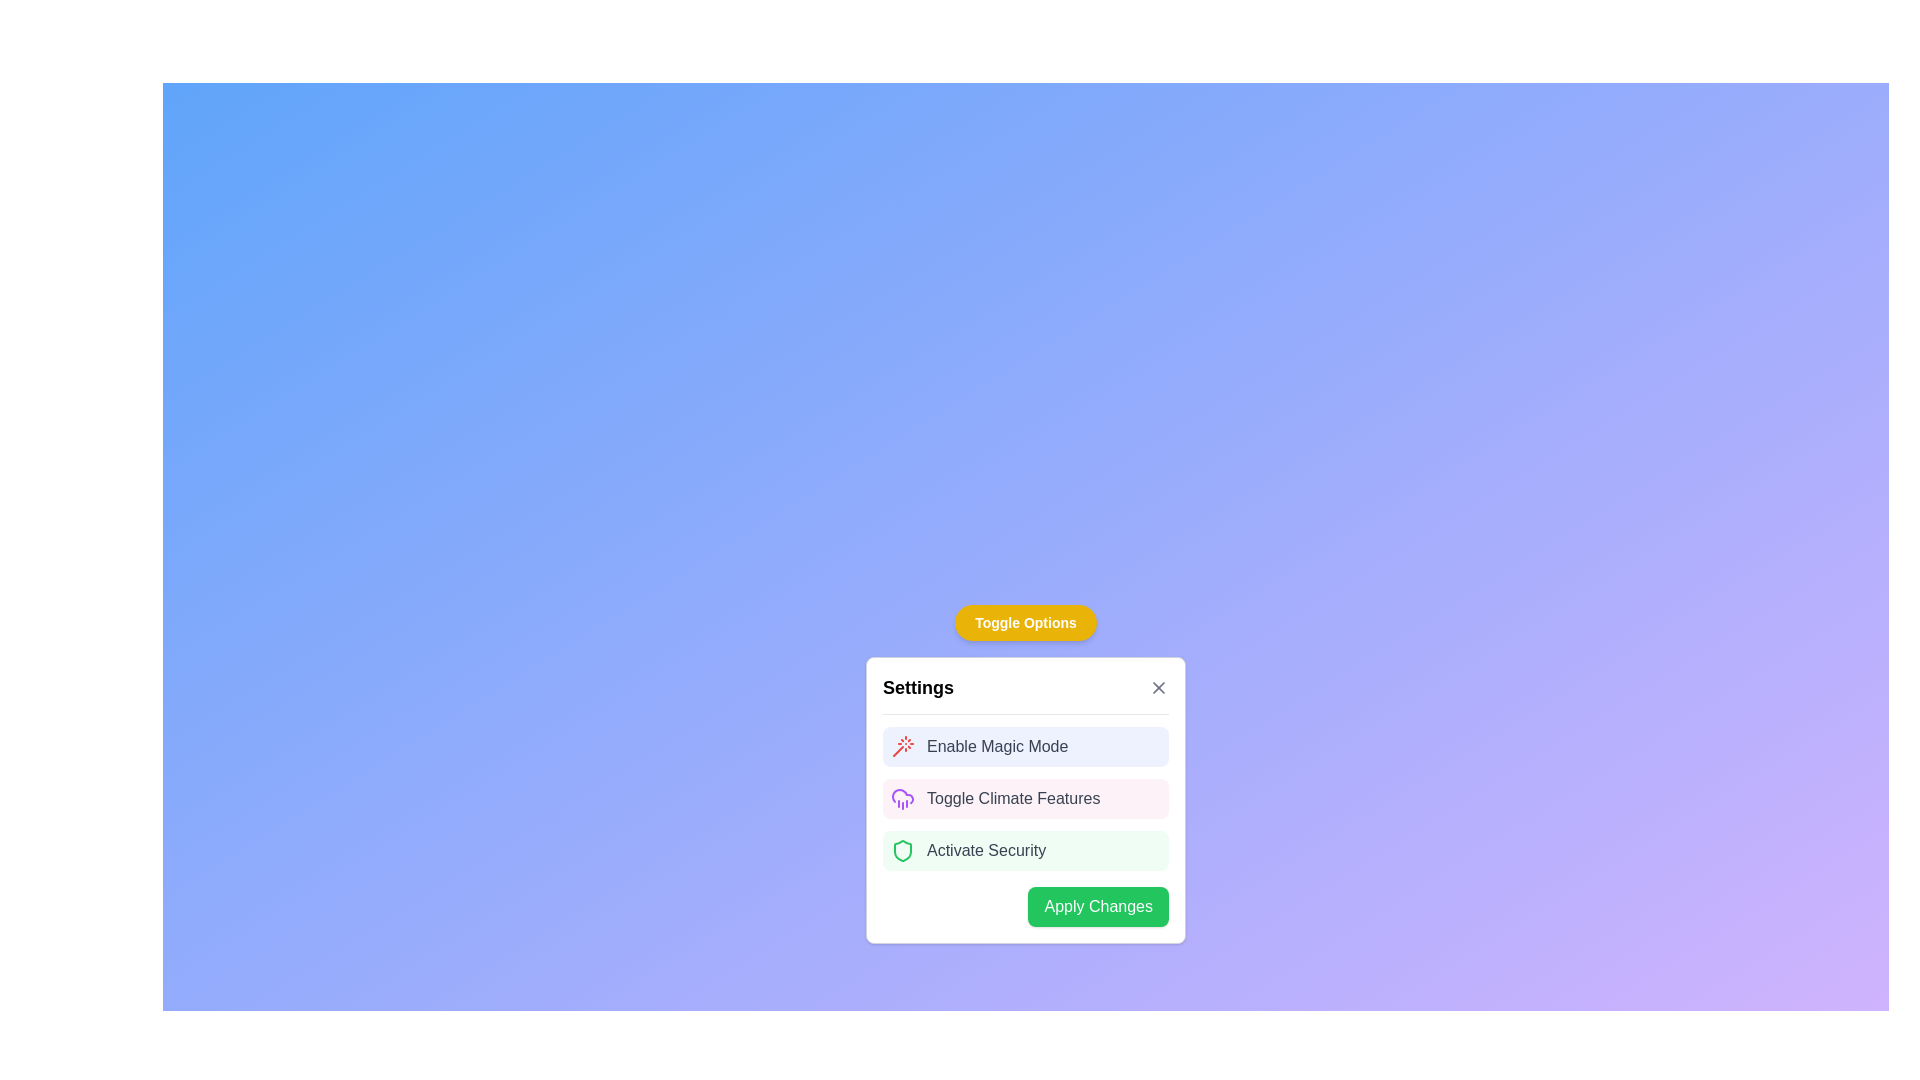  I want to click on the SVG icon representing security, which is positioned to the far left of the 'Activate Security' feature text, so click(901, 851).